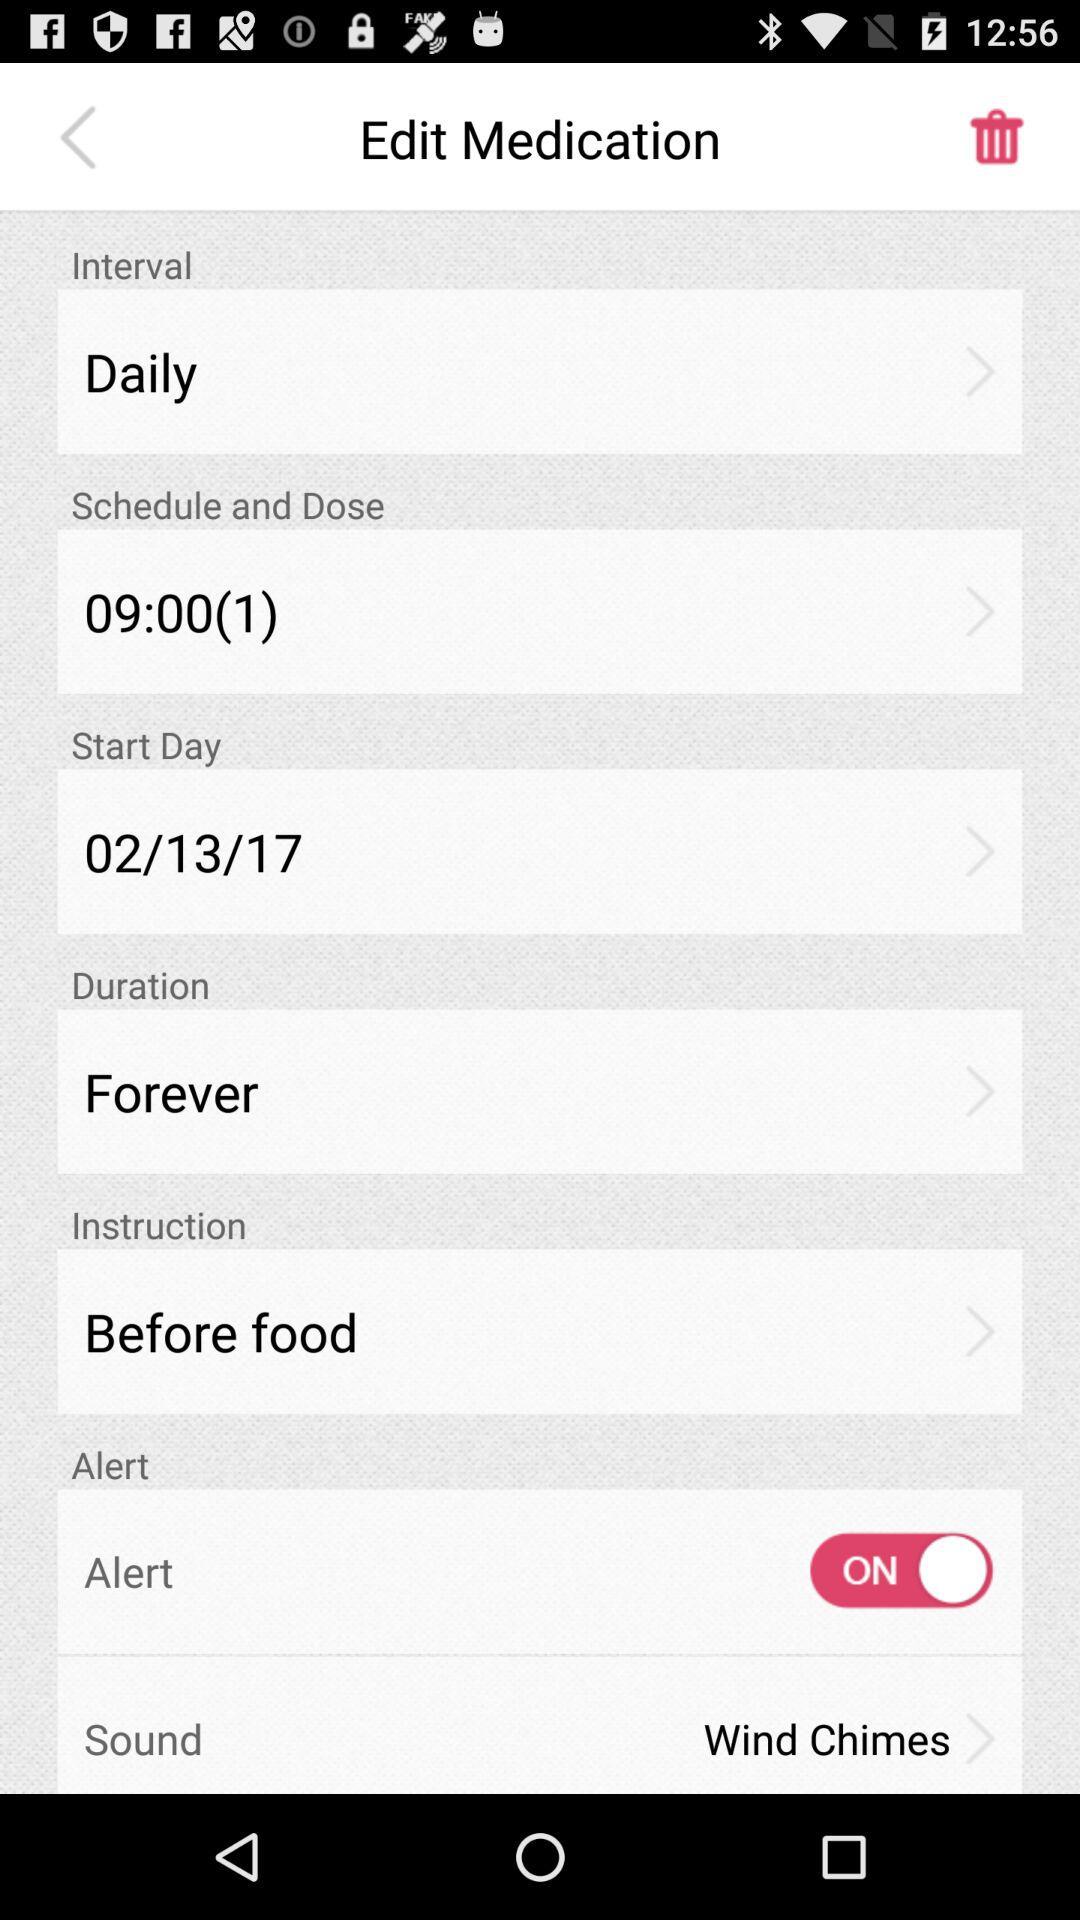  I want to click on item below the instruction icon, so click(540, 1331).